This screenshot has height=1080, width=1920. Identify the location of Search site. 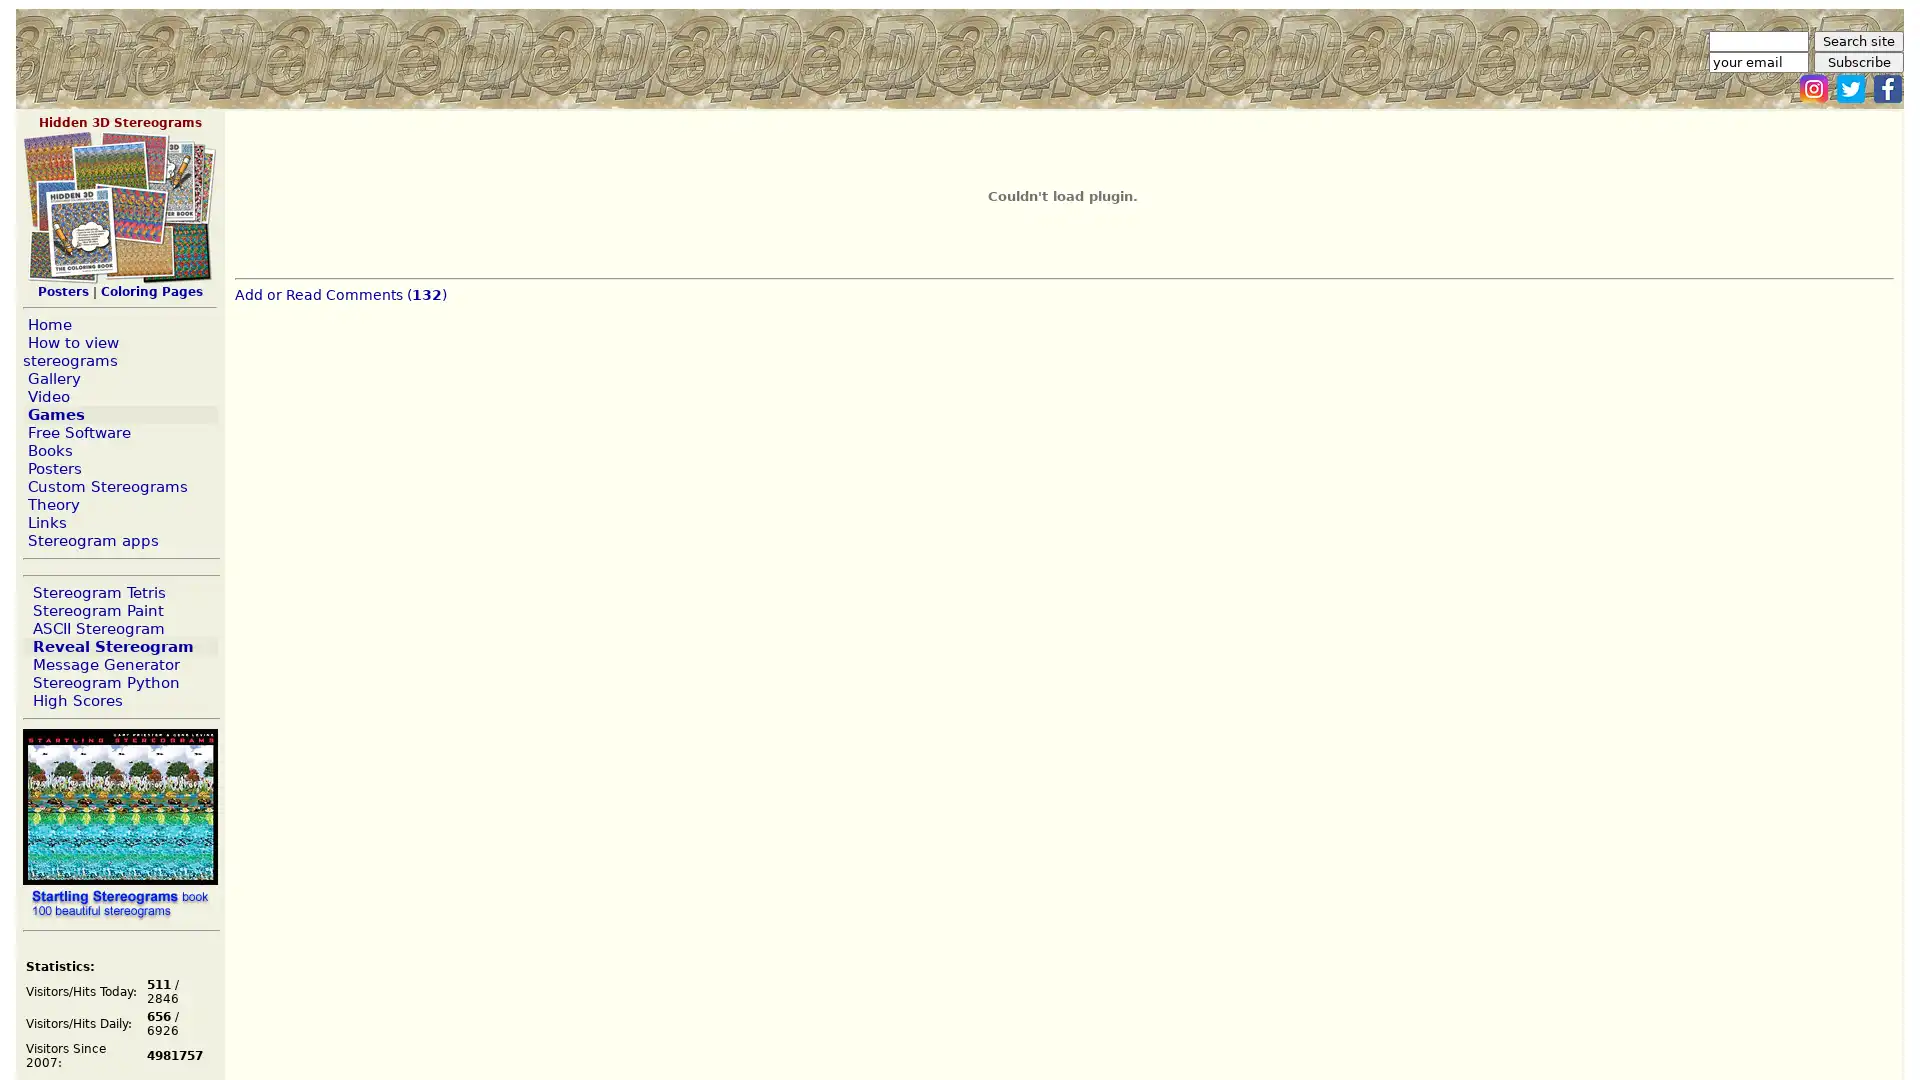
(1857, 41).